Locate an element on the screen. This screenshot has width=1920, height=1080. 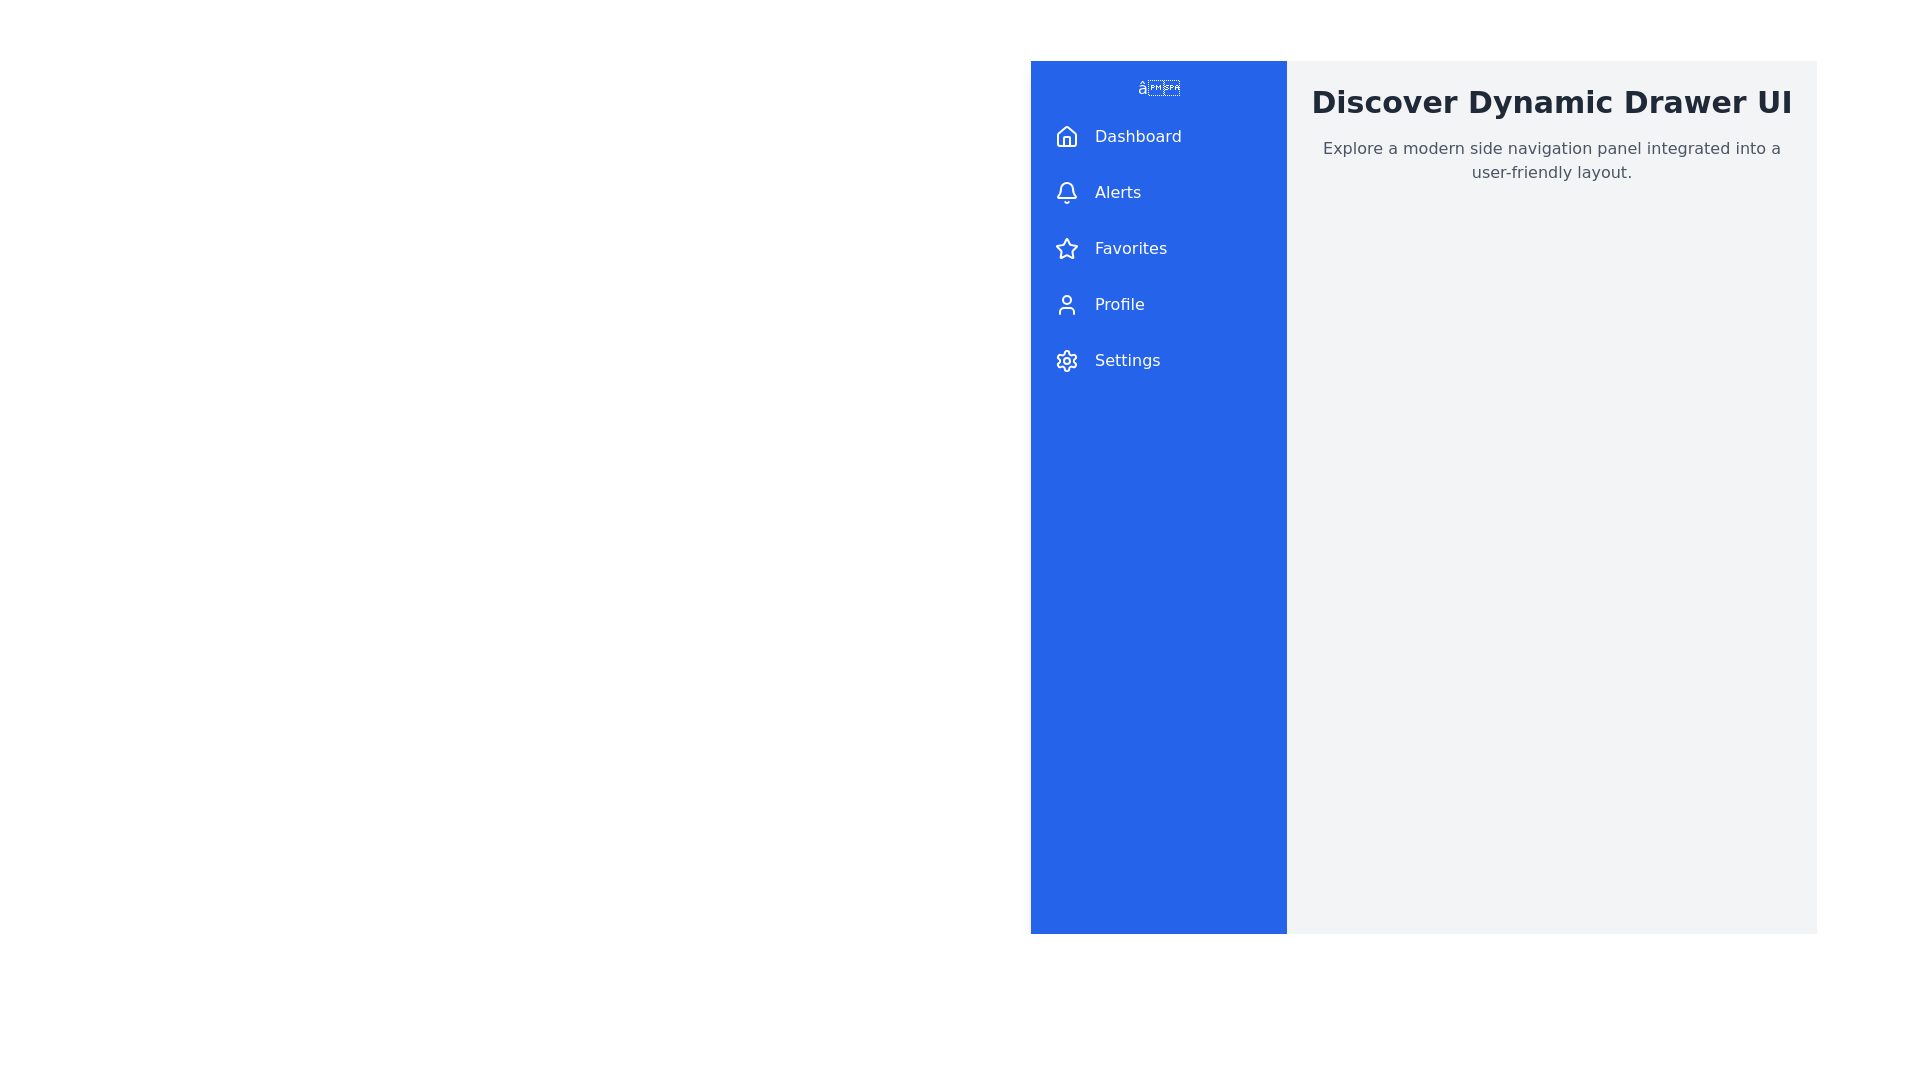
the 'Favorites' text element in the left-side vertical navigation menu, which is styled in white font on a blue background and is the third text item from the top is located at coordinates (1131, 248).